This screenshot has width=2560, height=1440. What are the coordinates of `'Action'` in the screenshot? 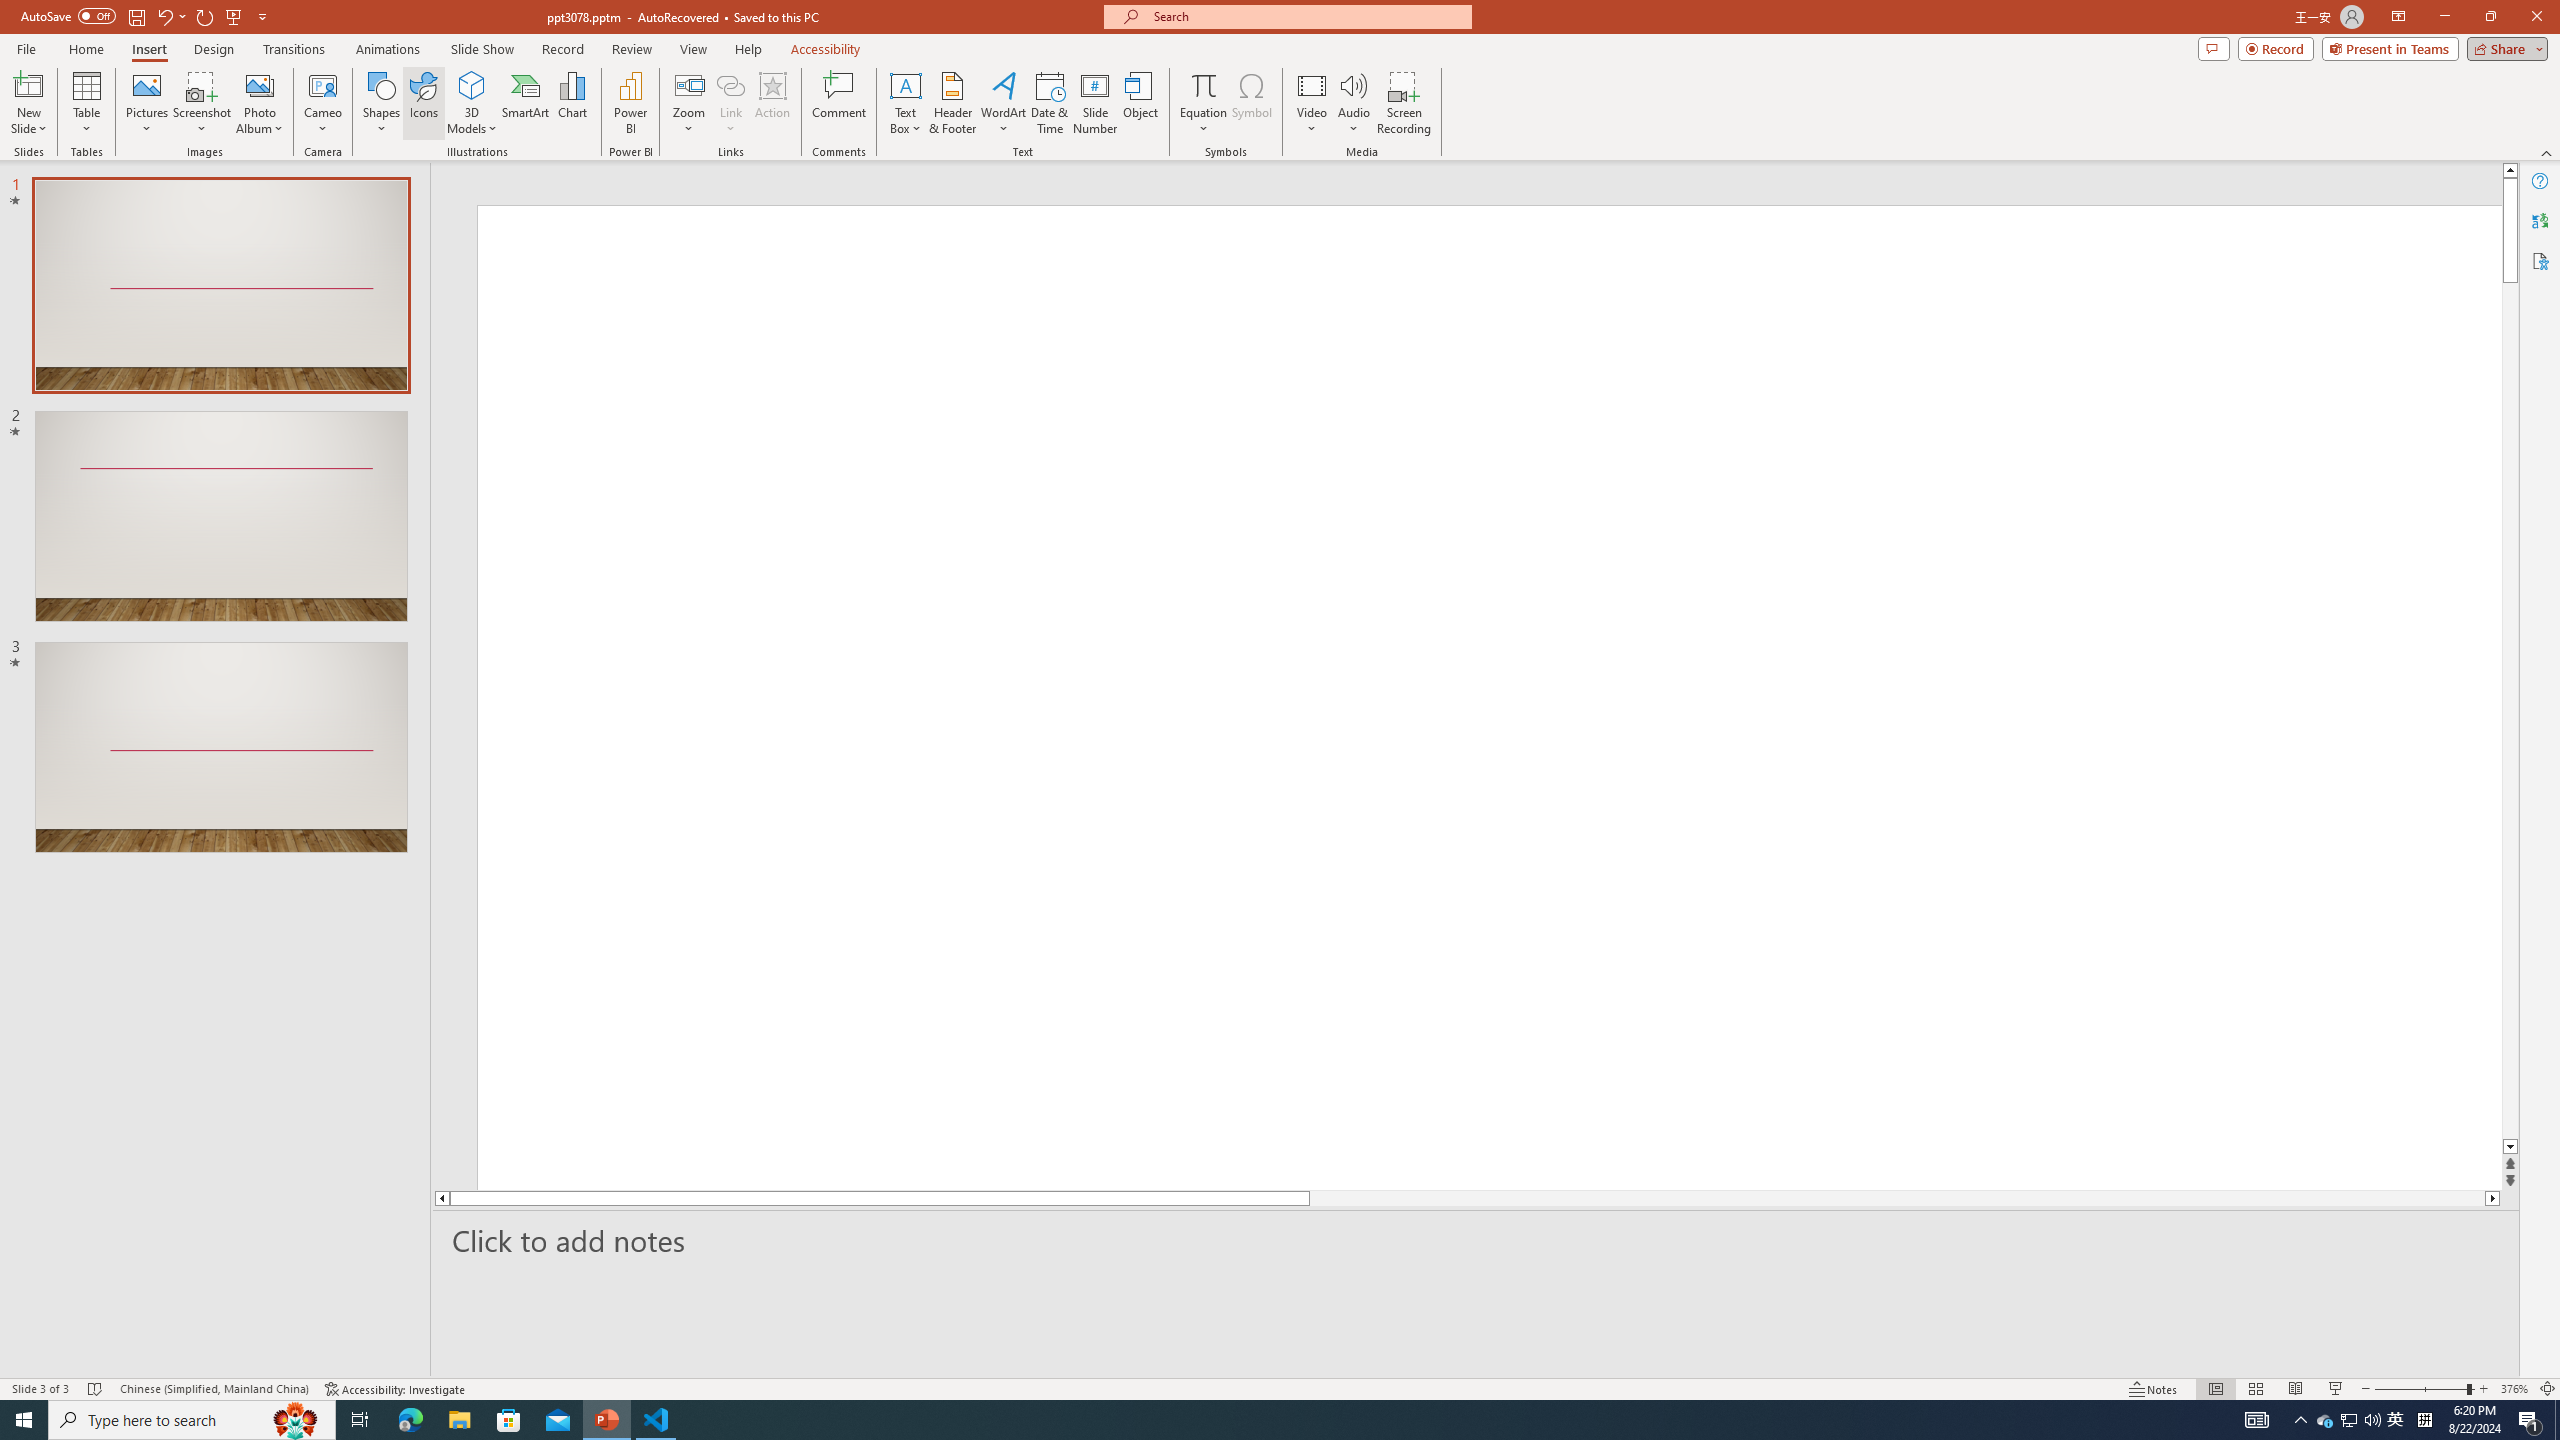 It's located at (773, 103).